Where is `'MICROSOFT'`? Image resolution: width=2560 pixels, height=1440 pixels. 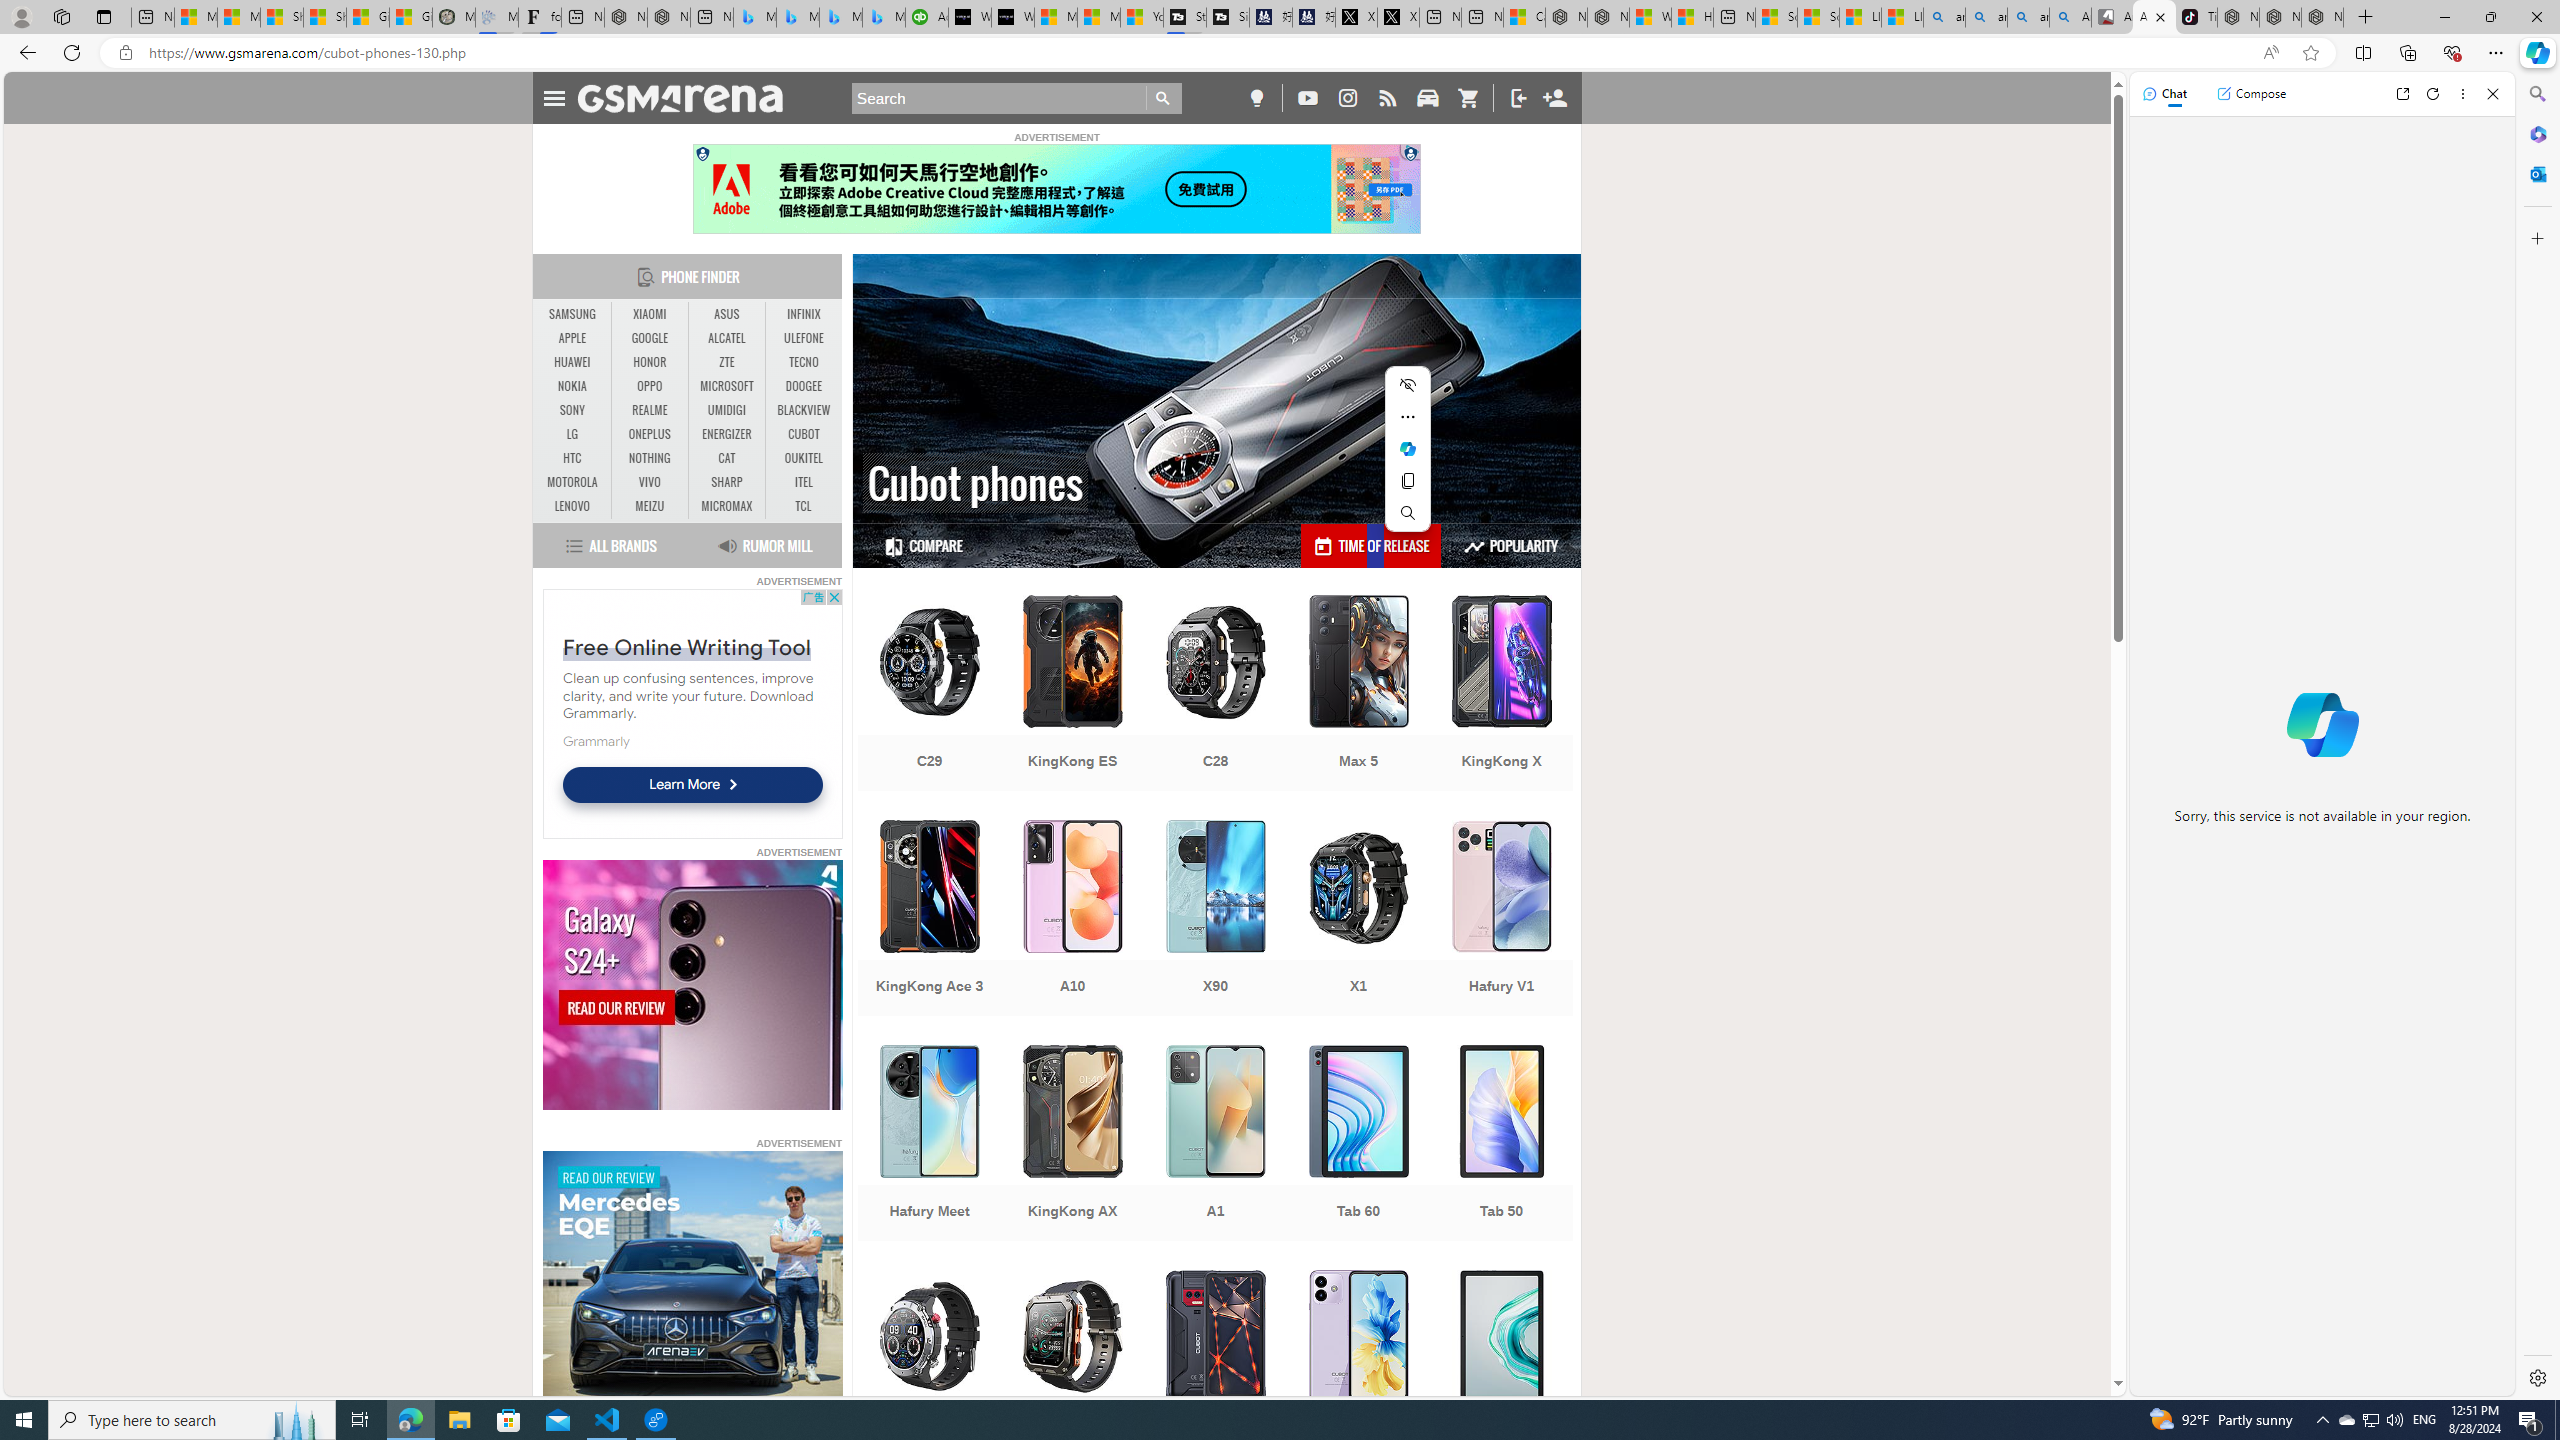
'MICROSOFT' is located at coordinates (726, 386).